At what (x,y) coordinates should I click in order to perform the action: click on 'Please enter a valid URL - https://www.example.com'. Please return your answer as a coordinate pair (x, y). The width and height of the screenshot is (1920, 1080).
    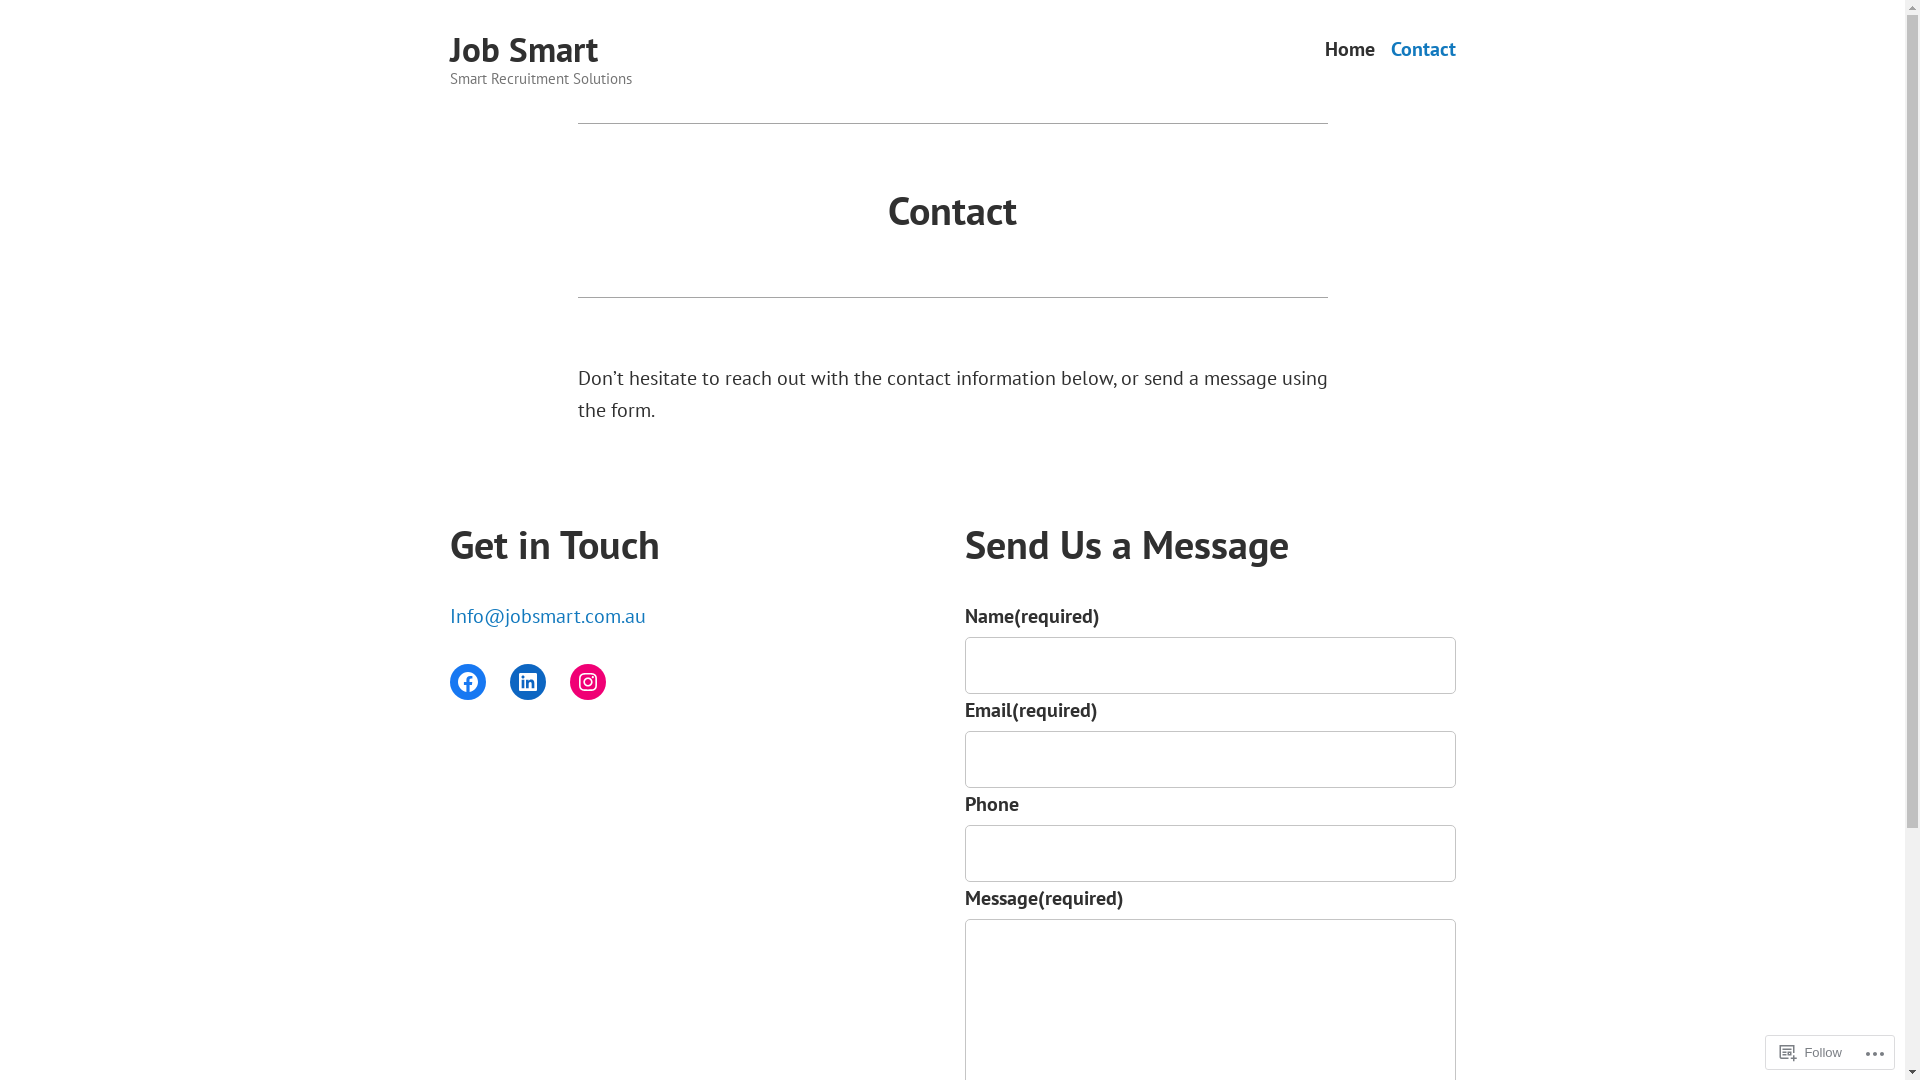
    Looking at the image, I should click on (1208, 853).